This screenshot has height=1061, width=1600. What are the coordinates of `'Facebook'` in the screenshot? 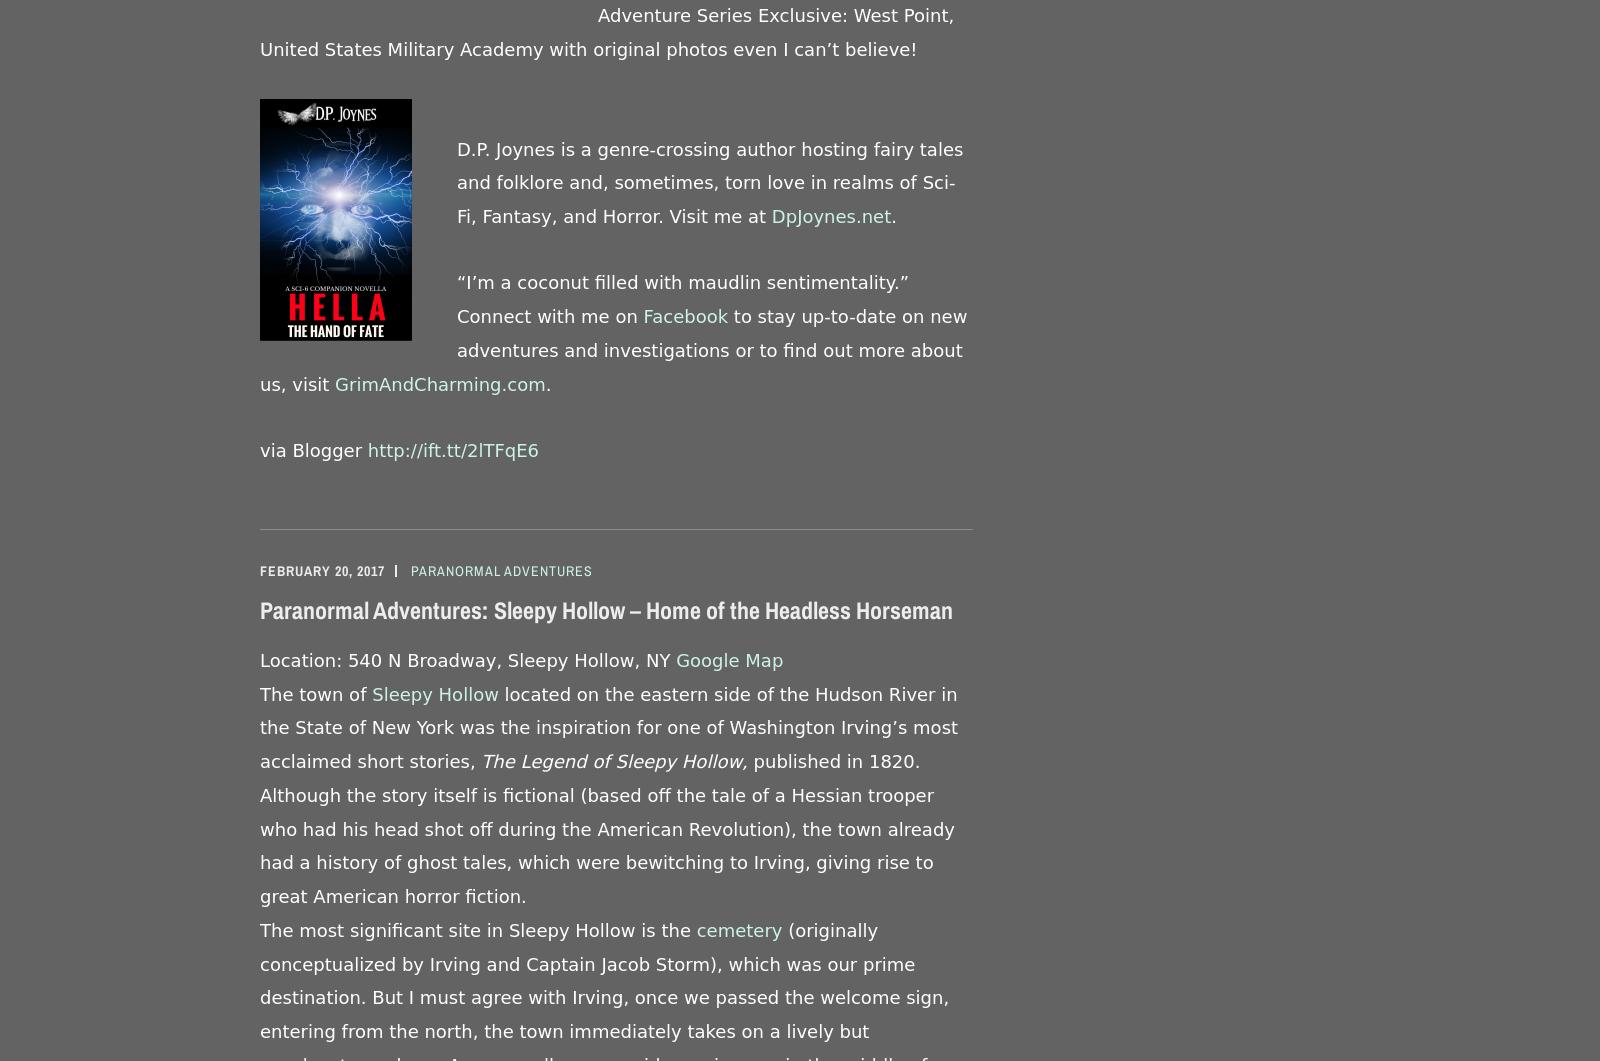 It's located at (643, 315).